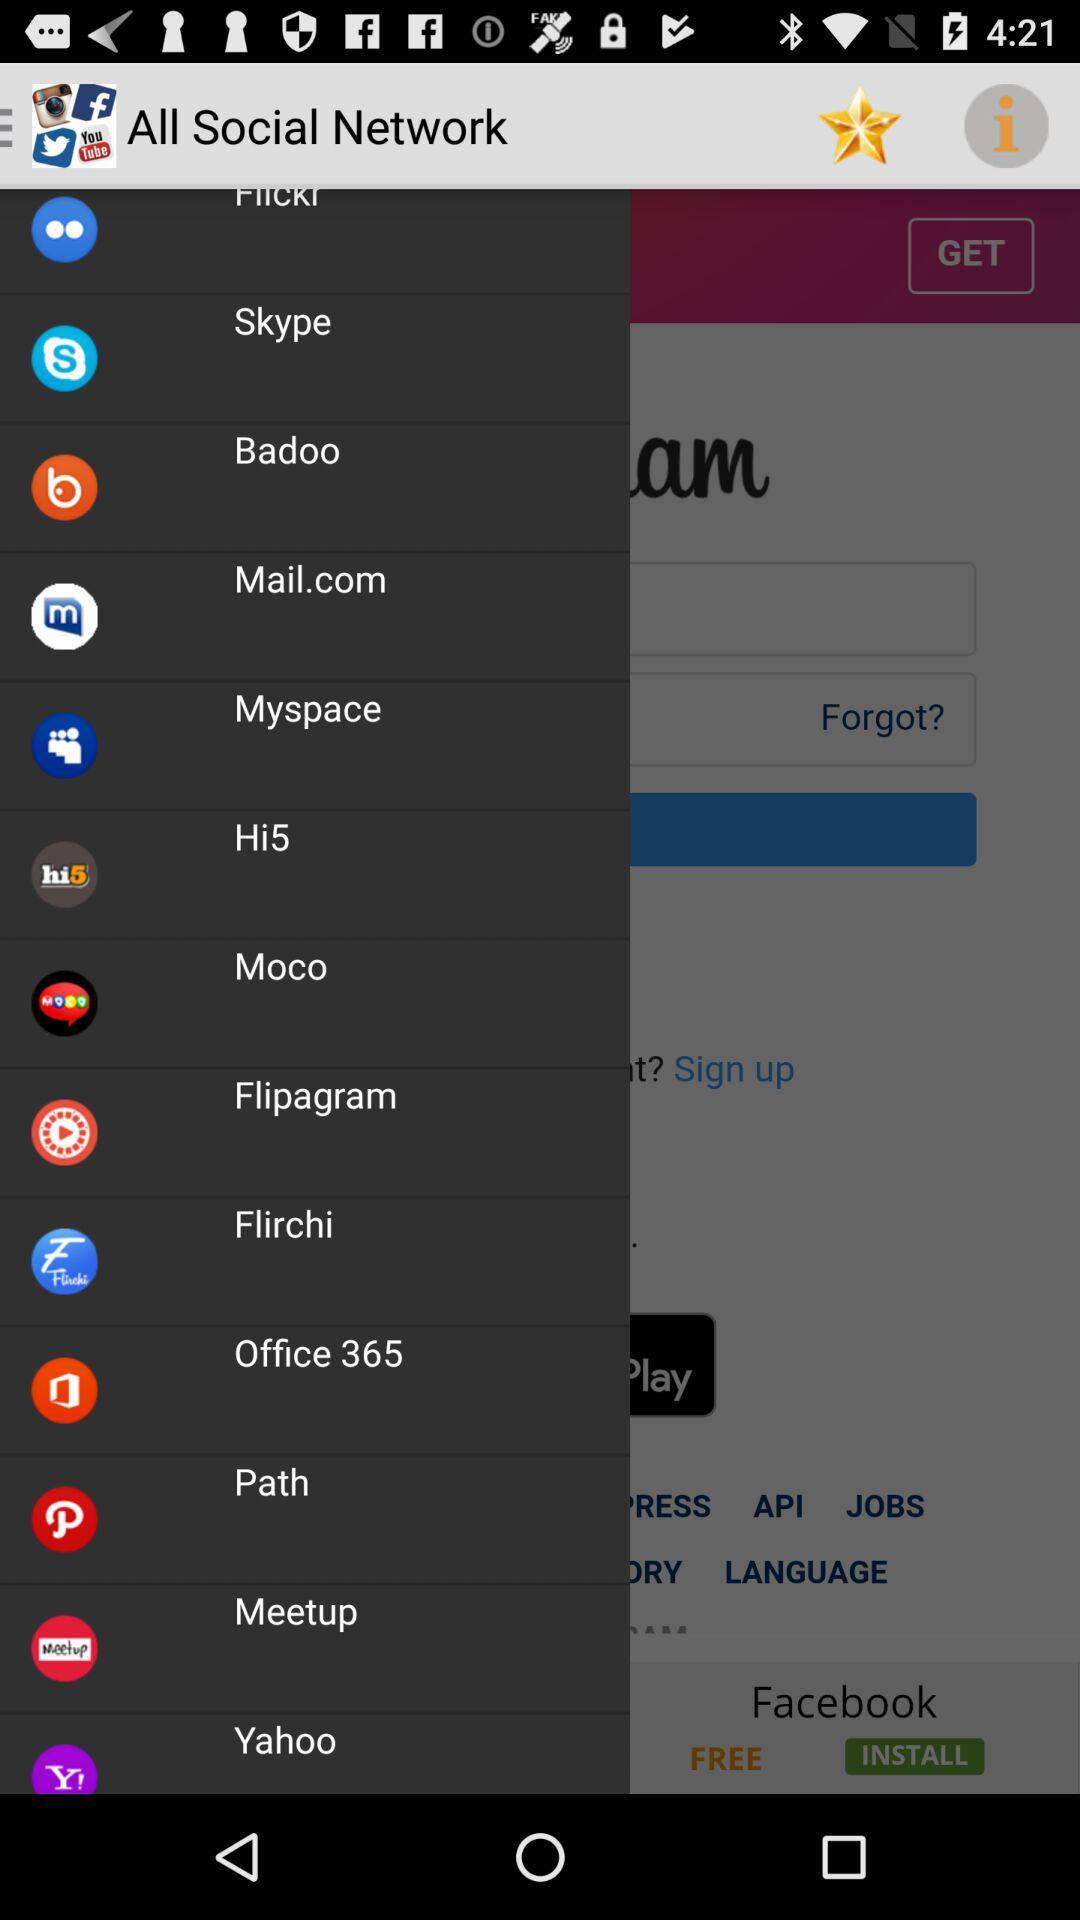 The width and height of the screenshot is (1080, 1920). Describe the element at coordinates (285, 1738) in the screenshot. I see `icon below meetup` at that location.